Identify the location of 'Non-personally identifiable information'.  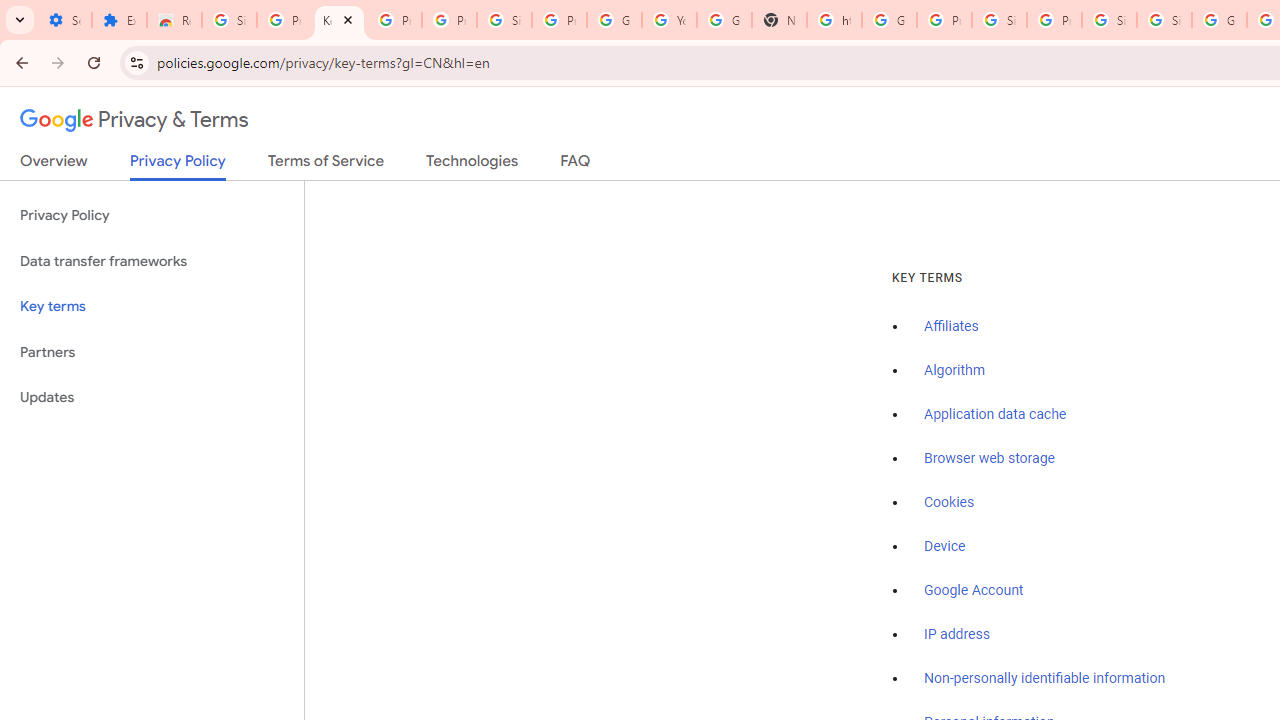
(1044, 678).